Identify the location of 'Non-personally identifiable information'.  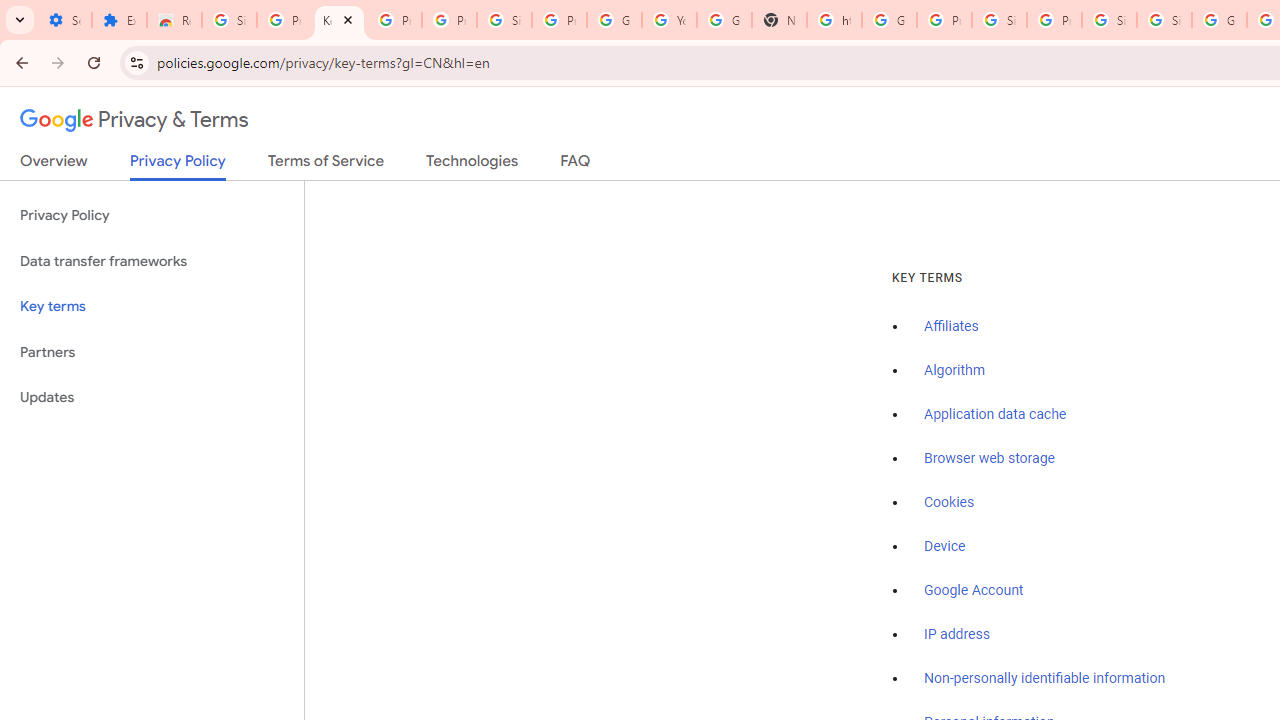
(1044, 678).